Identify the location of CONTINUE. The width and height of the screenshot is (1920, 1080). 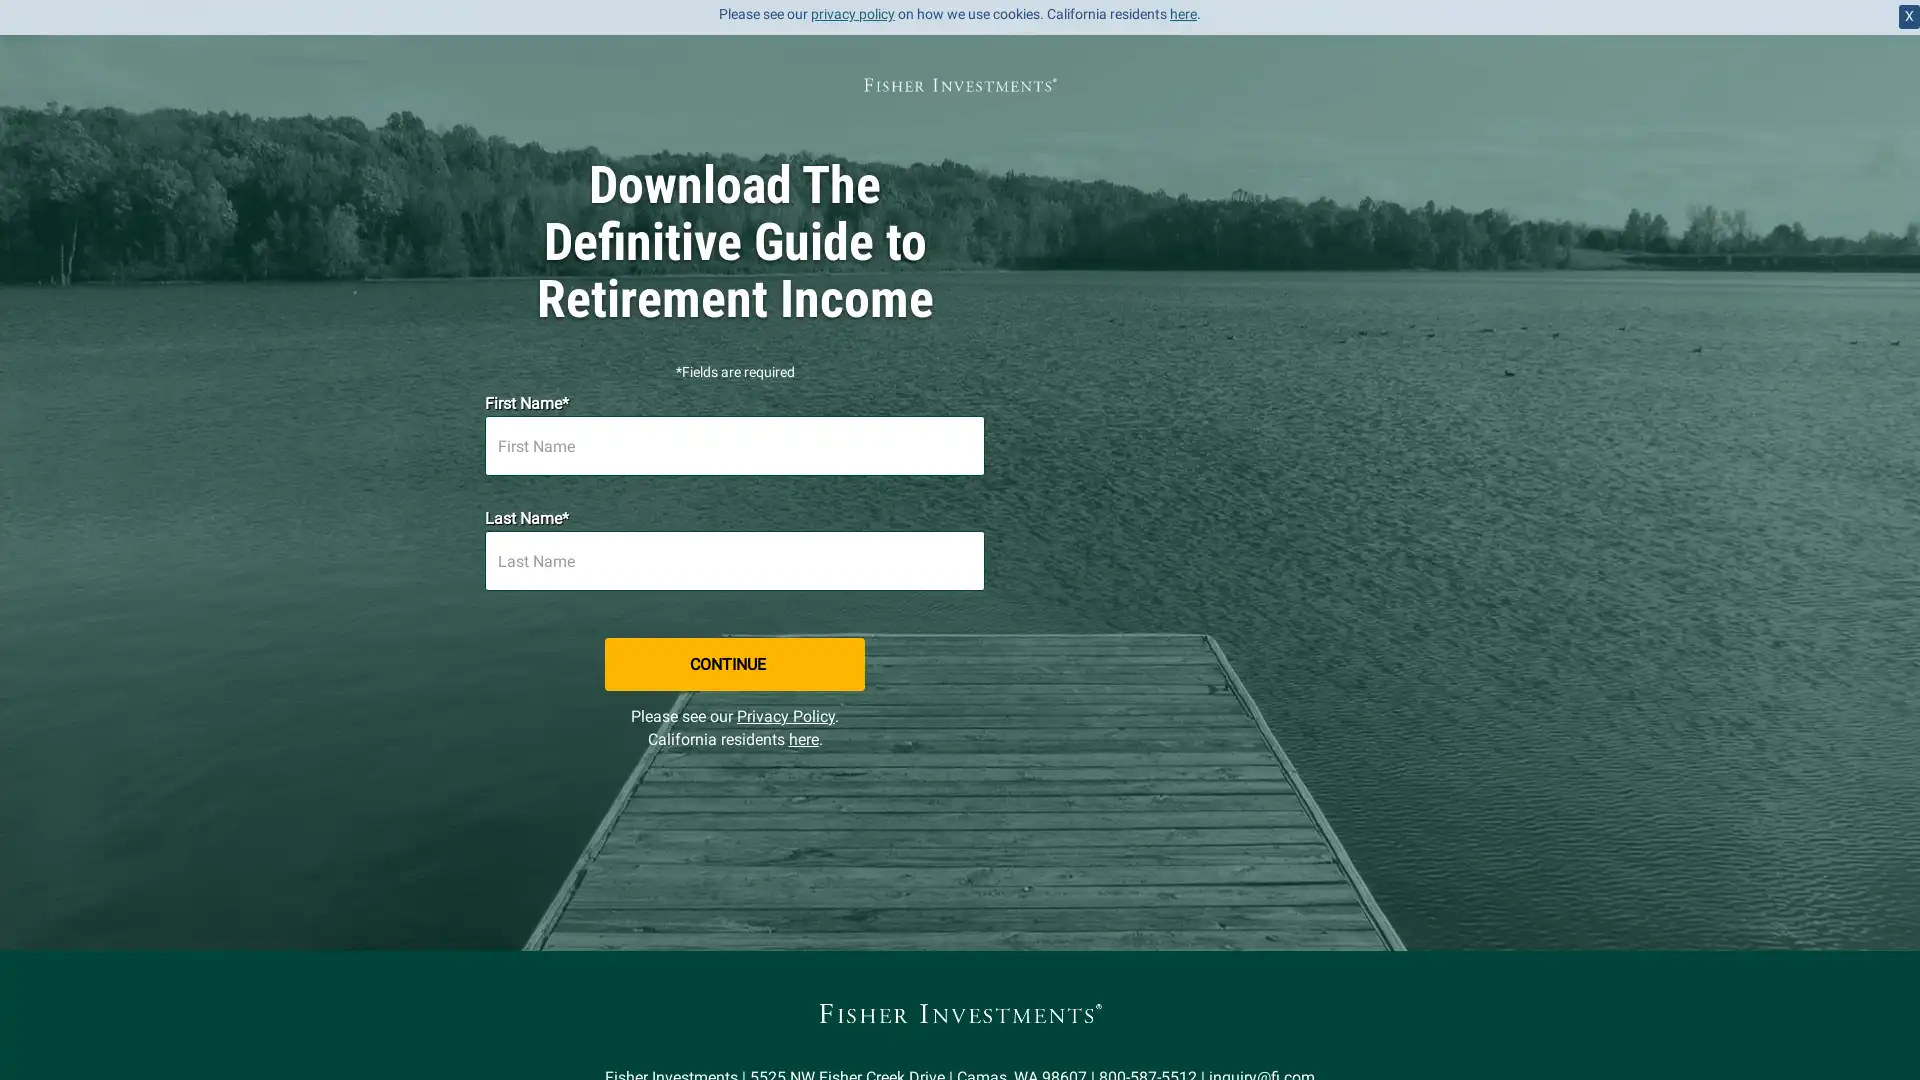
(960, 605).